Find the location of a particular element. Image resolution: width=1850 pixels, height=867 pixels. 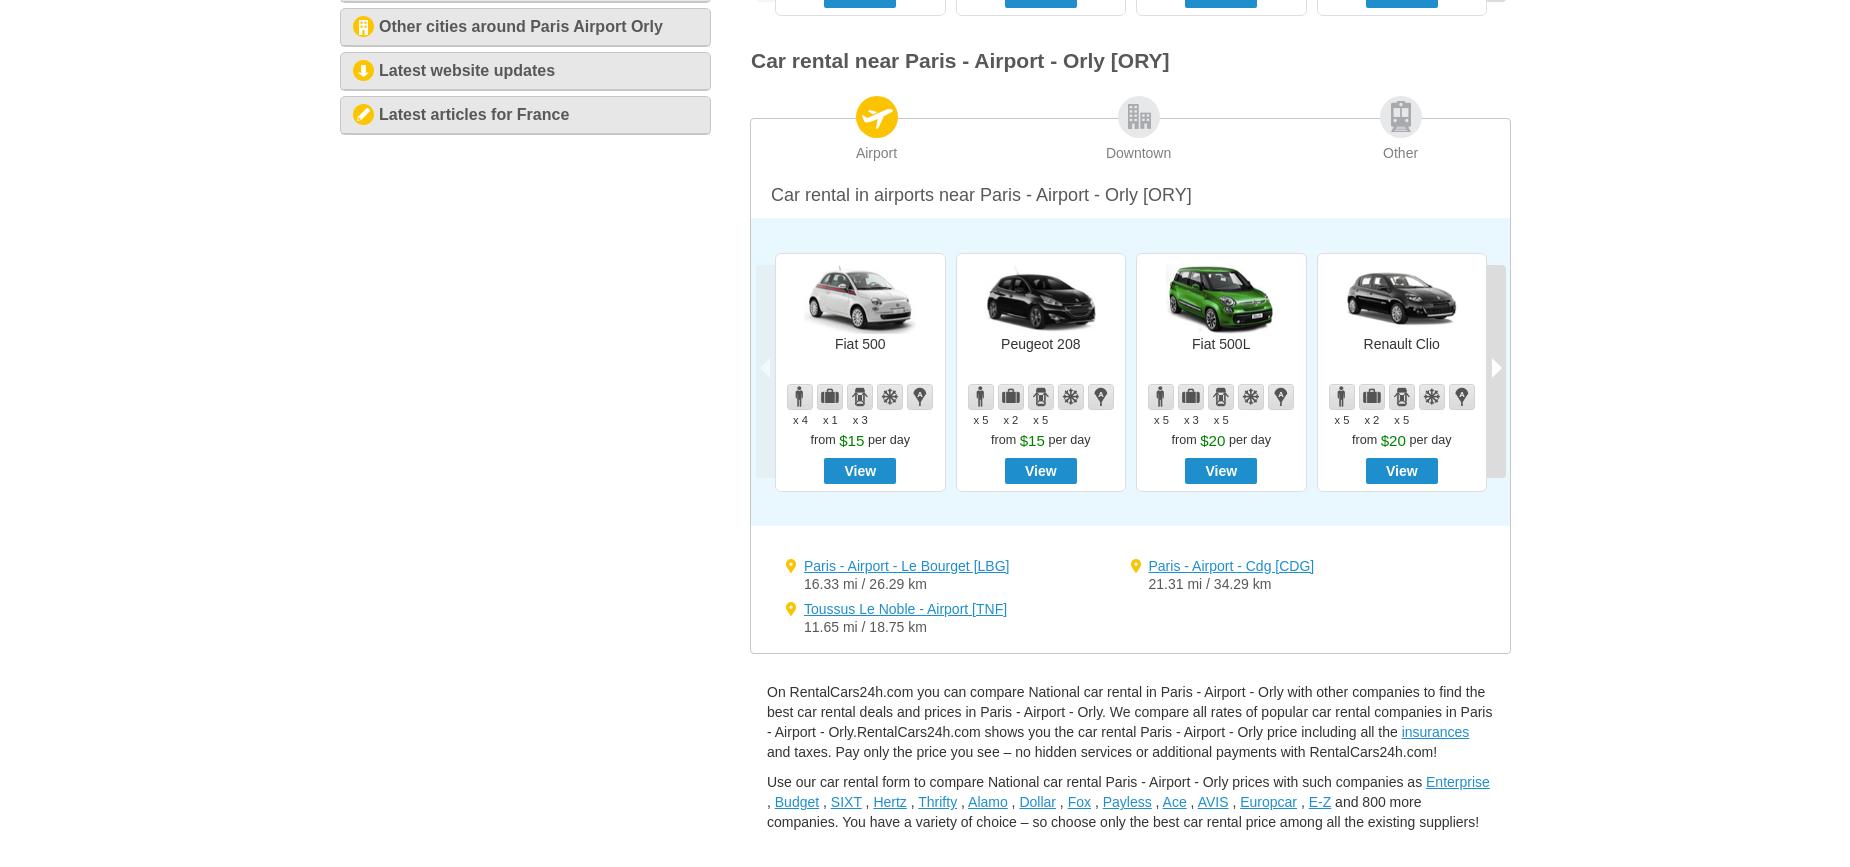

'Fox' is located at coordinates (1077, 800).